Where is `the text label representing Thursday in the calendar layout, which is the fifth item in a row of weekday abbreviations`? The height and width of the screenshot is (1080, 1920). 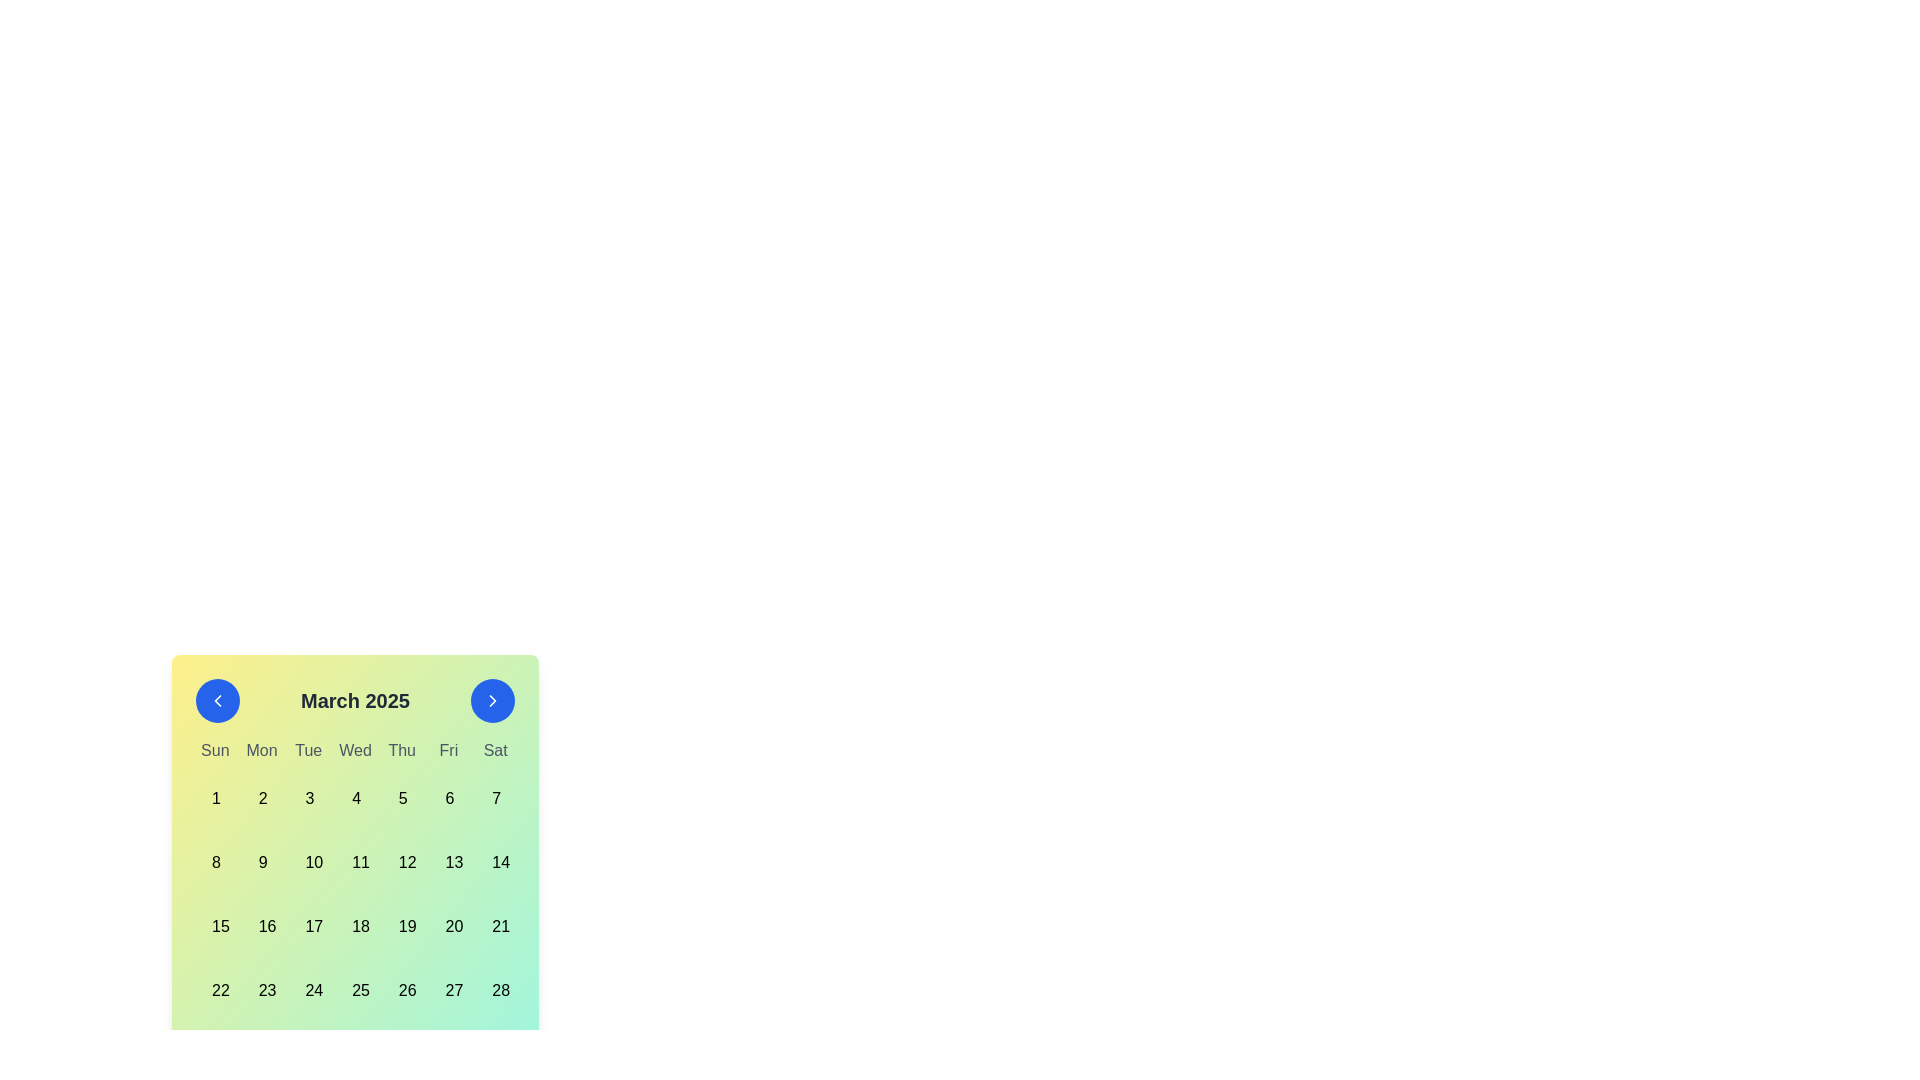 the text label representing Thursday in the calendar layout, which is the fifth item in a row of weekday abbreviations is located at coordinates (401, 751).